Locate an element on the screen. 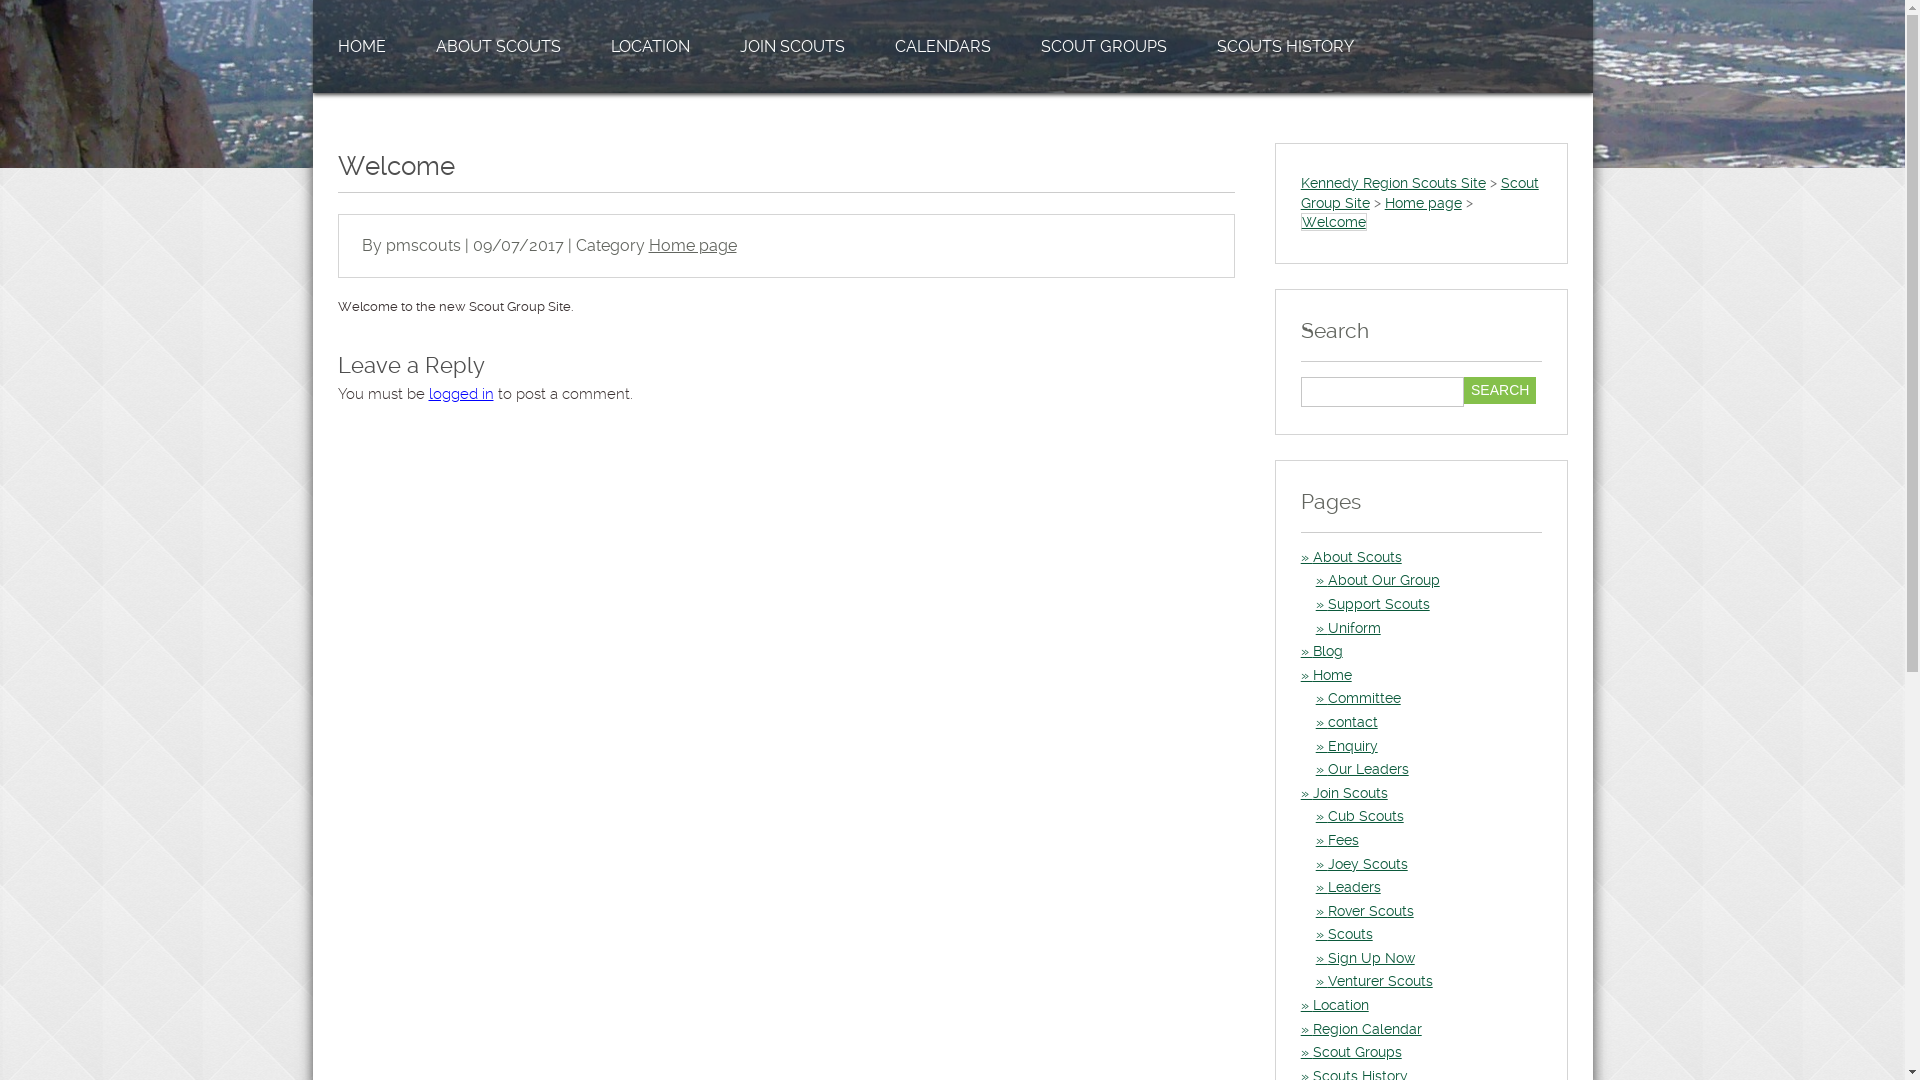 The height and width of the screenshot is (1080, 1920). 'JOIN SCOUTS' is located at coordinates (790, 45).